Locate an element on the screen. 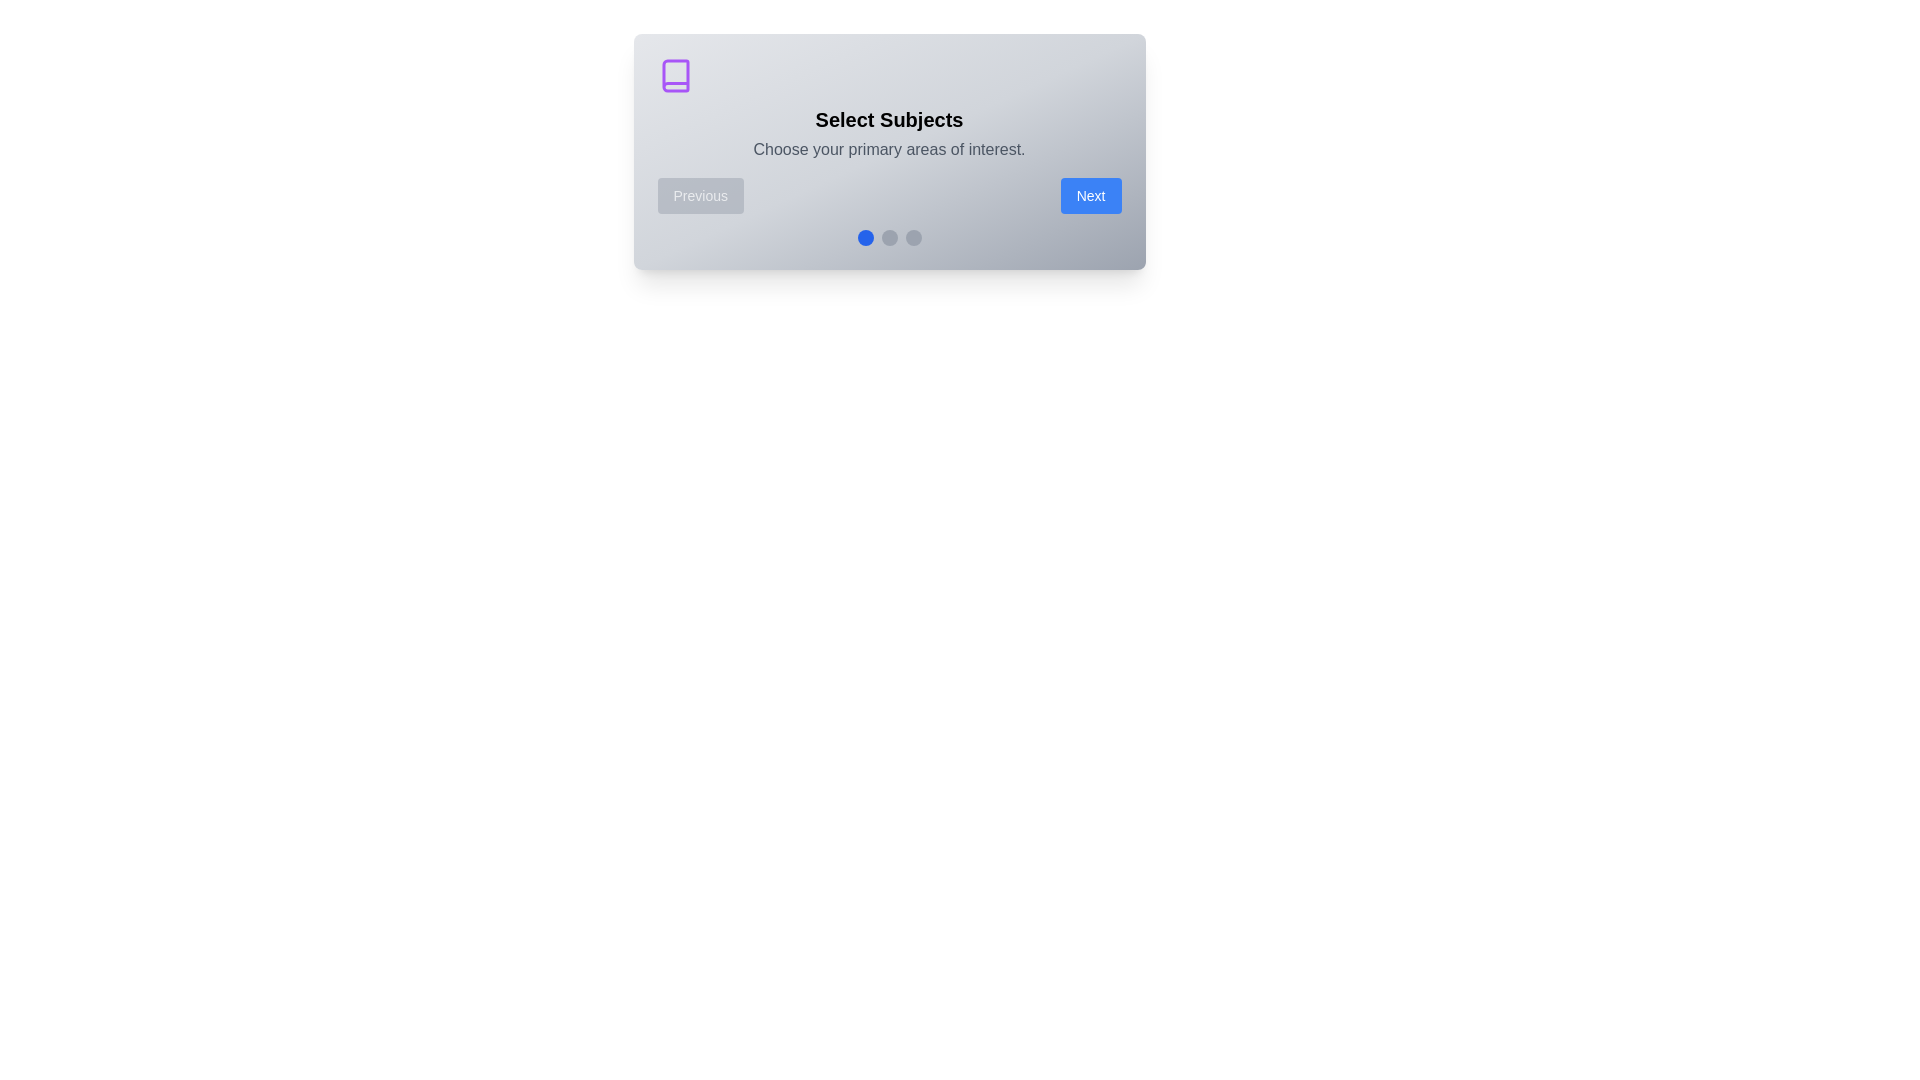  the 'Next' button to proceed to the next step is located at coordinates (1089, 196).